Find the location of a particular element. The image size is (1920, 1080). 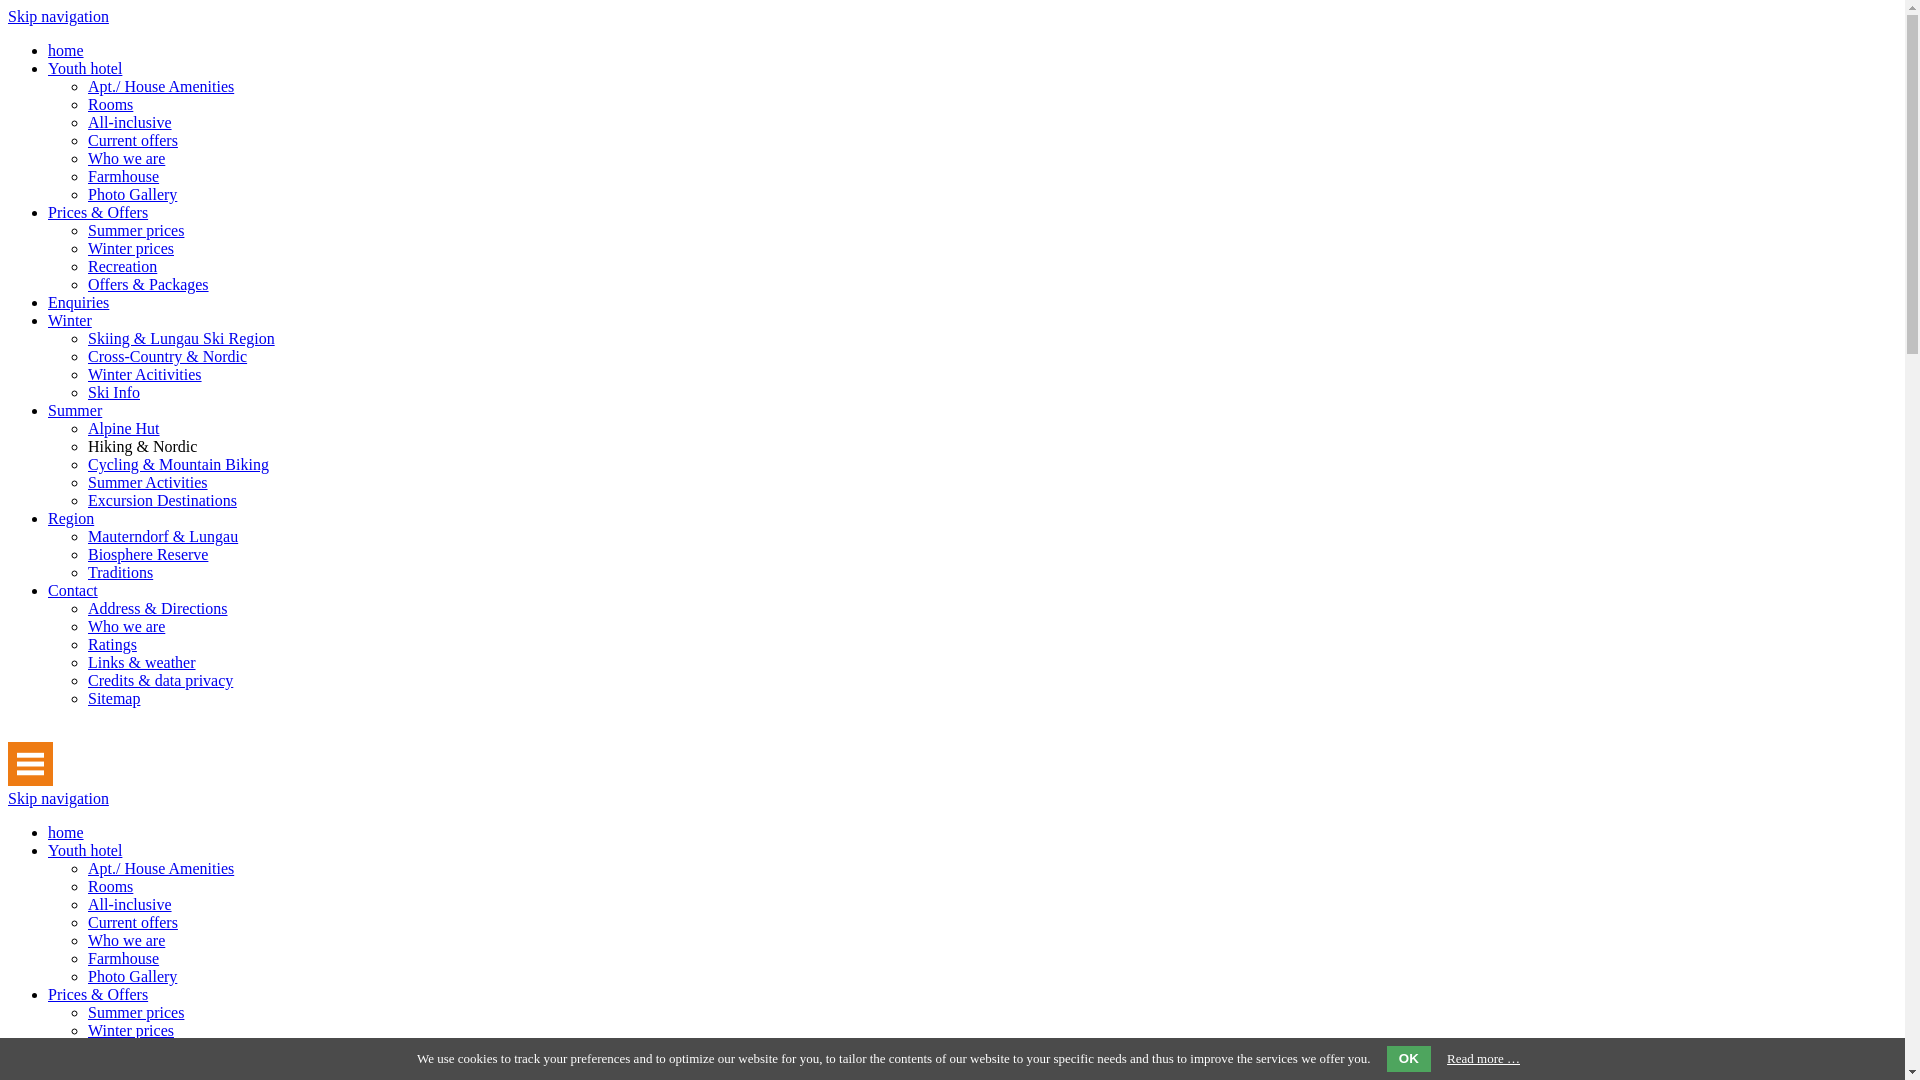

'Alpine Hut' is located at coordinates (123, 427).